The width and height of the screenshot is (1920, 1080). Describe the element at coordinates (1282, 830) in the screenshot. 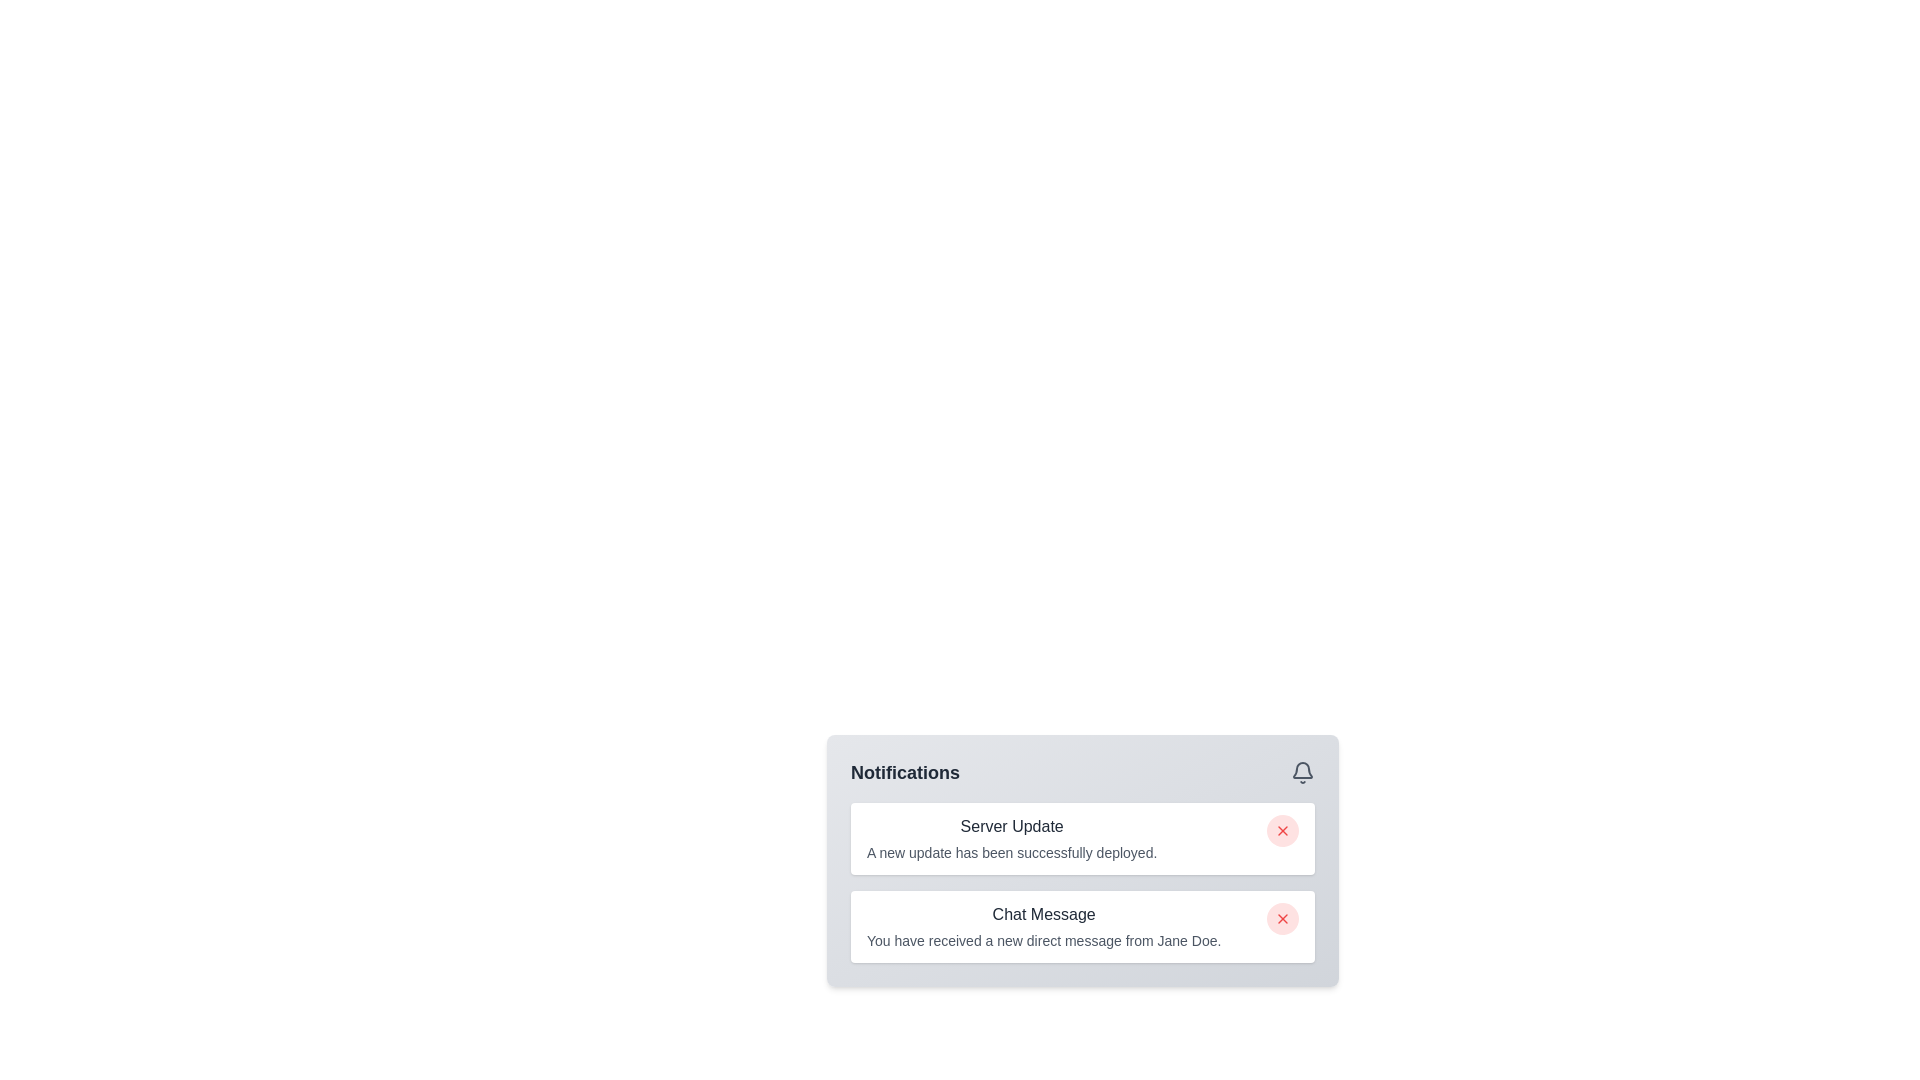

I see `the close button located in the top-right corner of the 'Server Update' notification` at that location.